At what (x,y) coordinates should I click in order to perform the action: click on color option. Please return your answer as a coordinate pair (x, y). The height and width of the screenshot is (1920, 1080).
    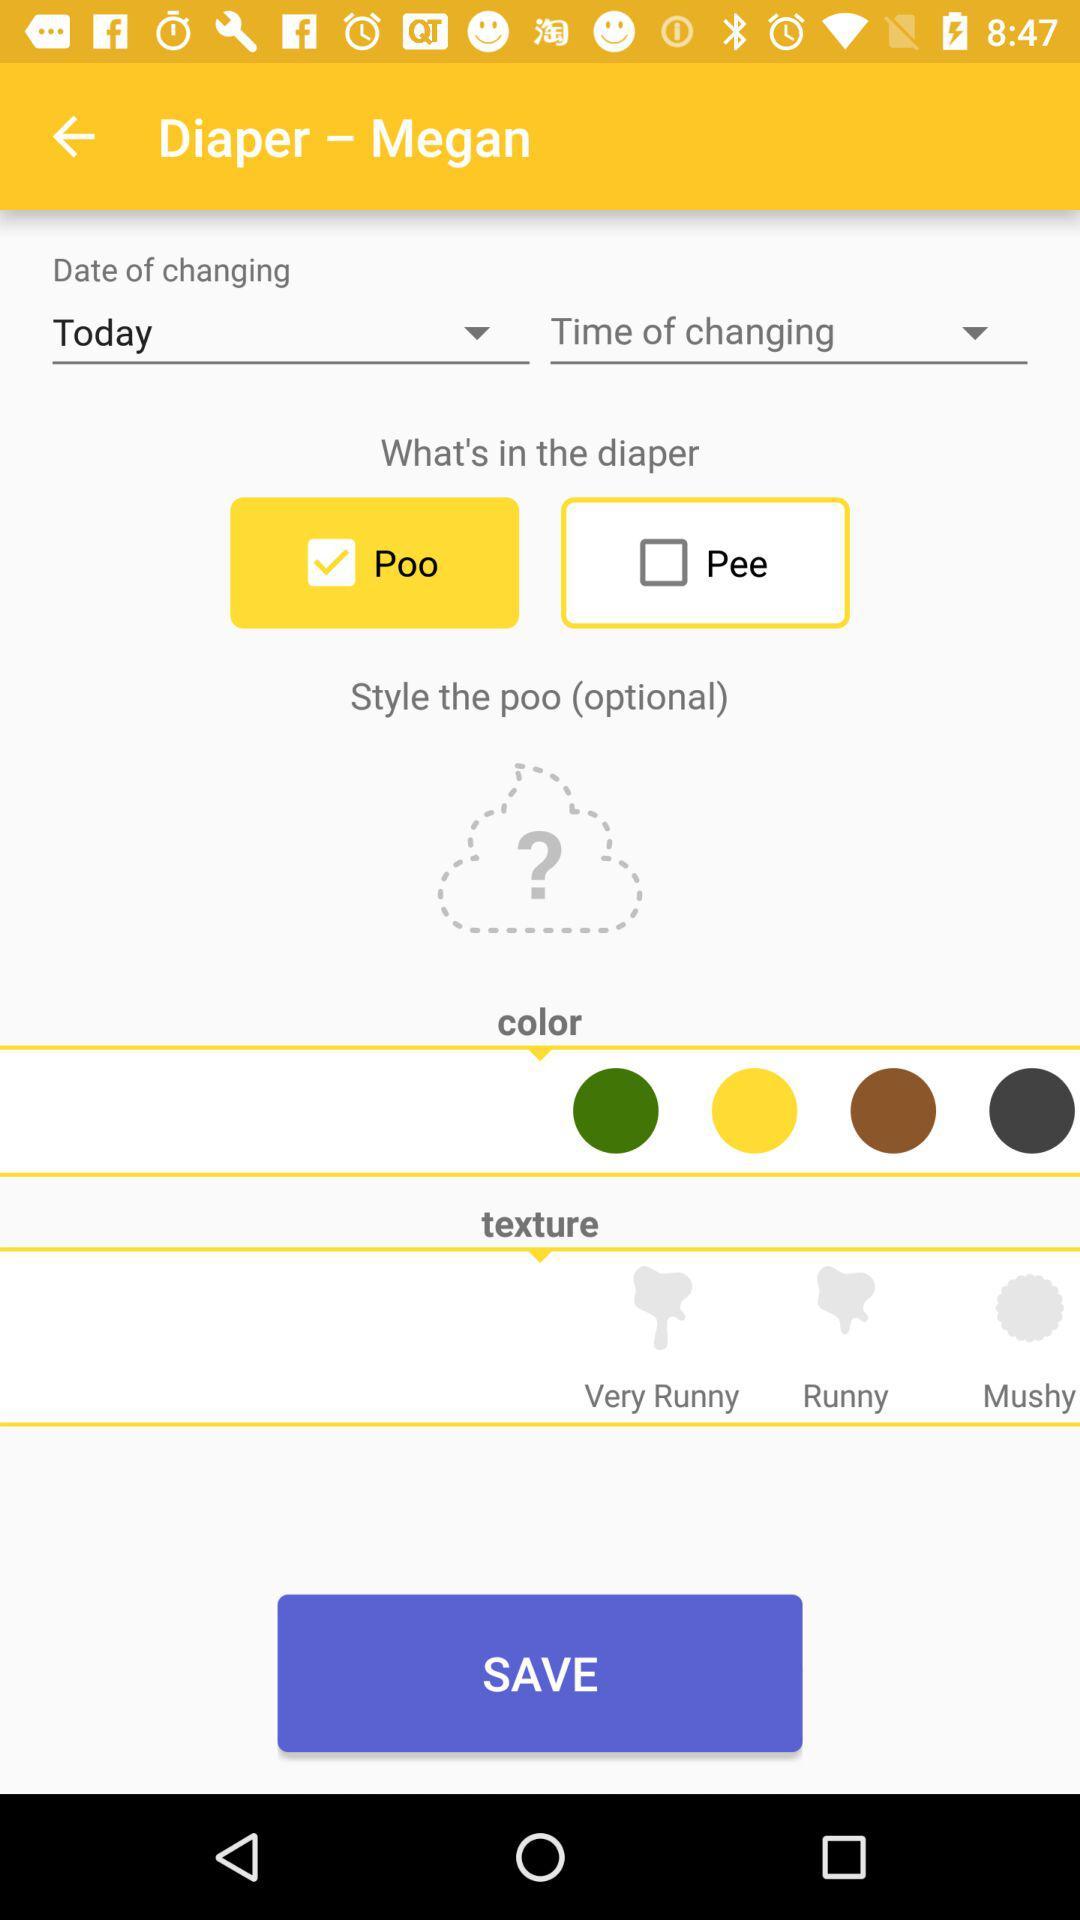
    Looking at the image, I should click on (754, 1109).